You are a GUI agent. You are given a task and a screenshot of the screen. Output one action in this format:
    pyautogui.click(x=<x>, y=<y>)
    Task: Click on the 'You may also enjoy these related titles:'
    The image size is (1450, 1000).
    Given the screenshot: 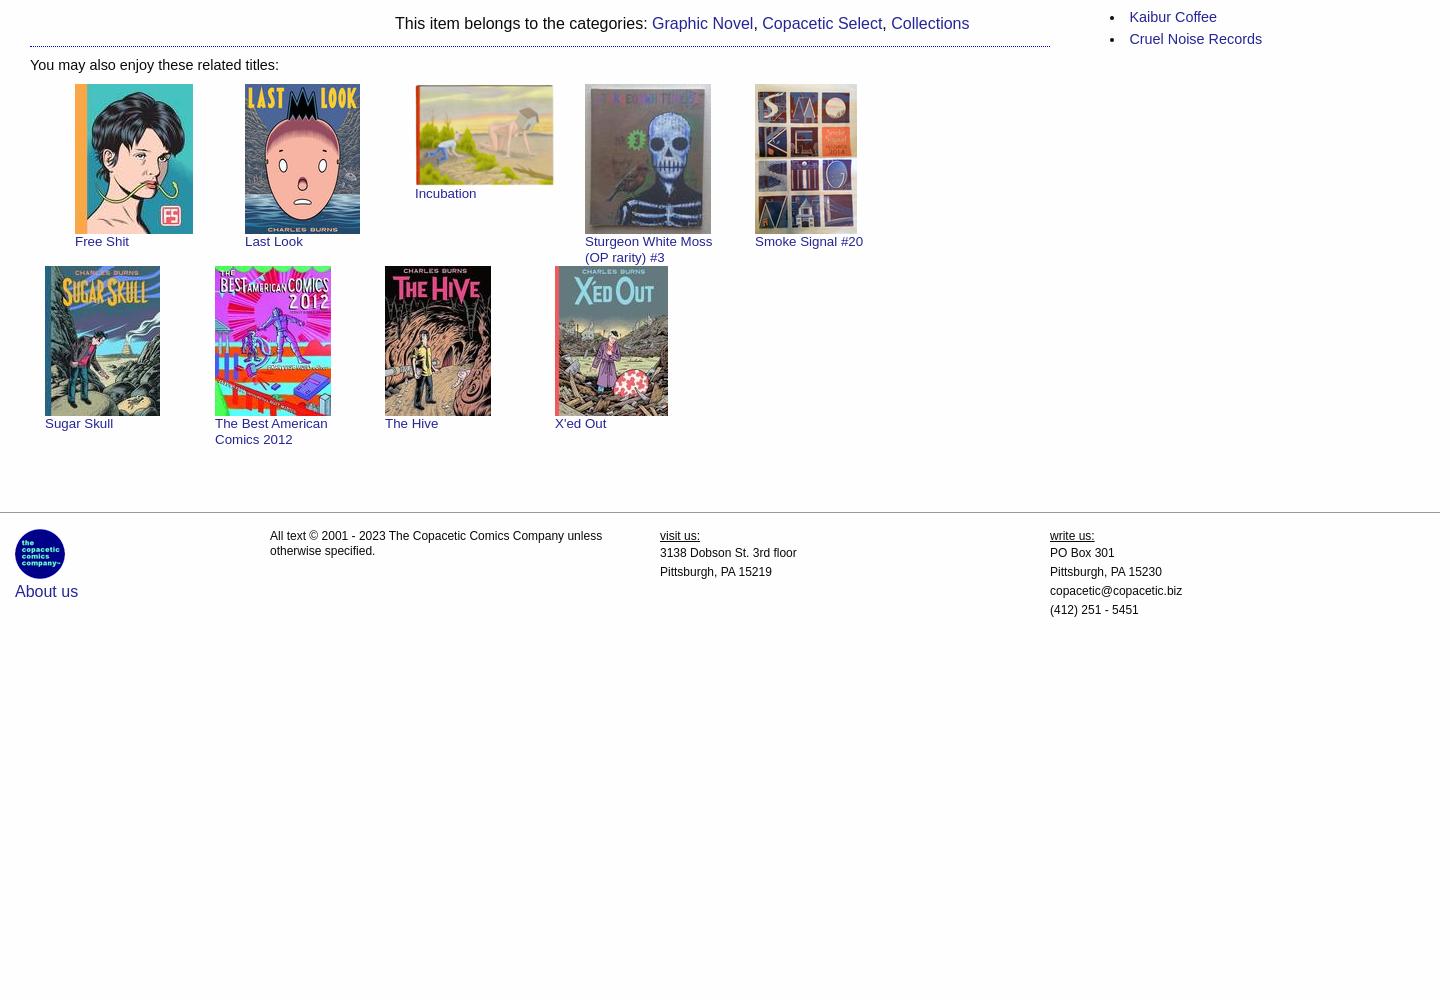 What is the action you would take?
    pyautogui.click(x=30, y=63)
    